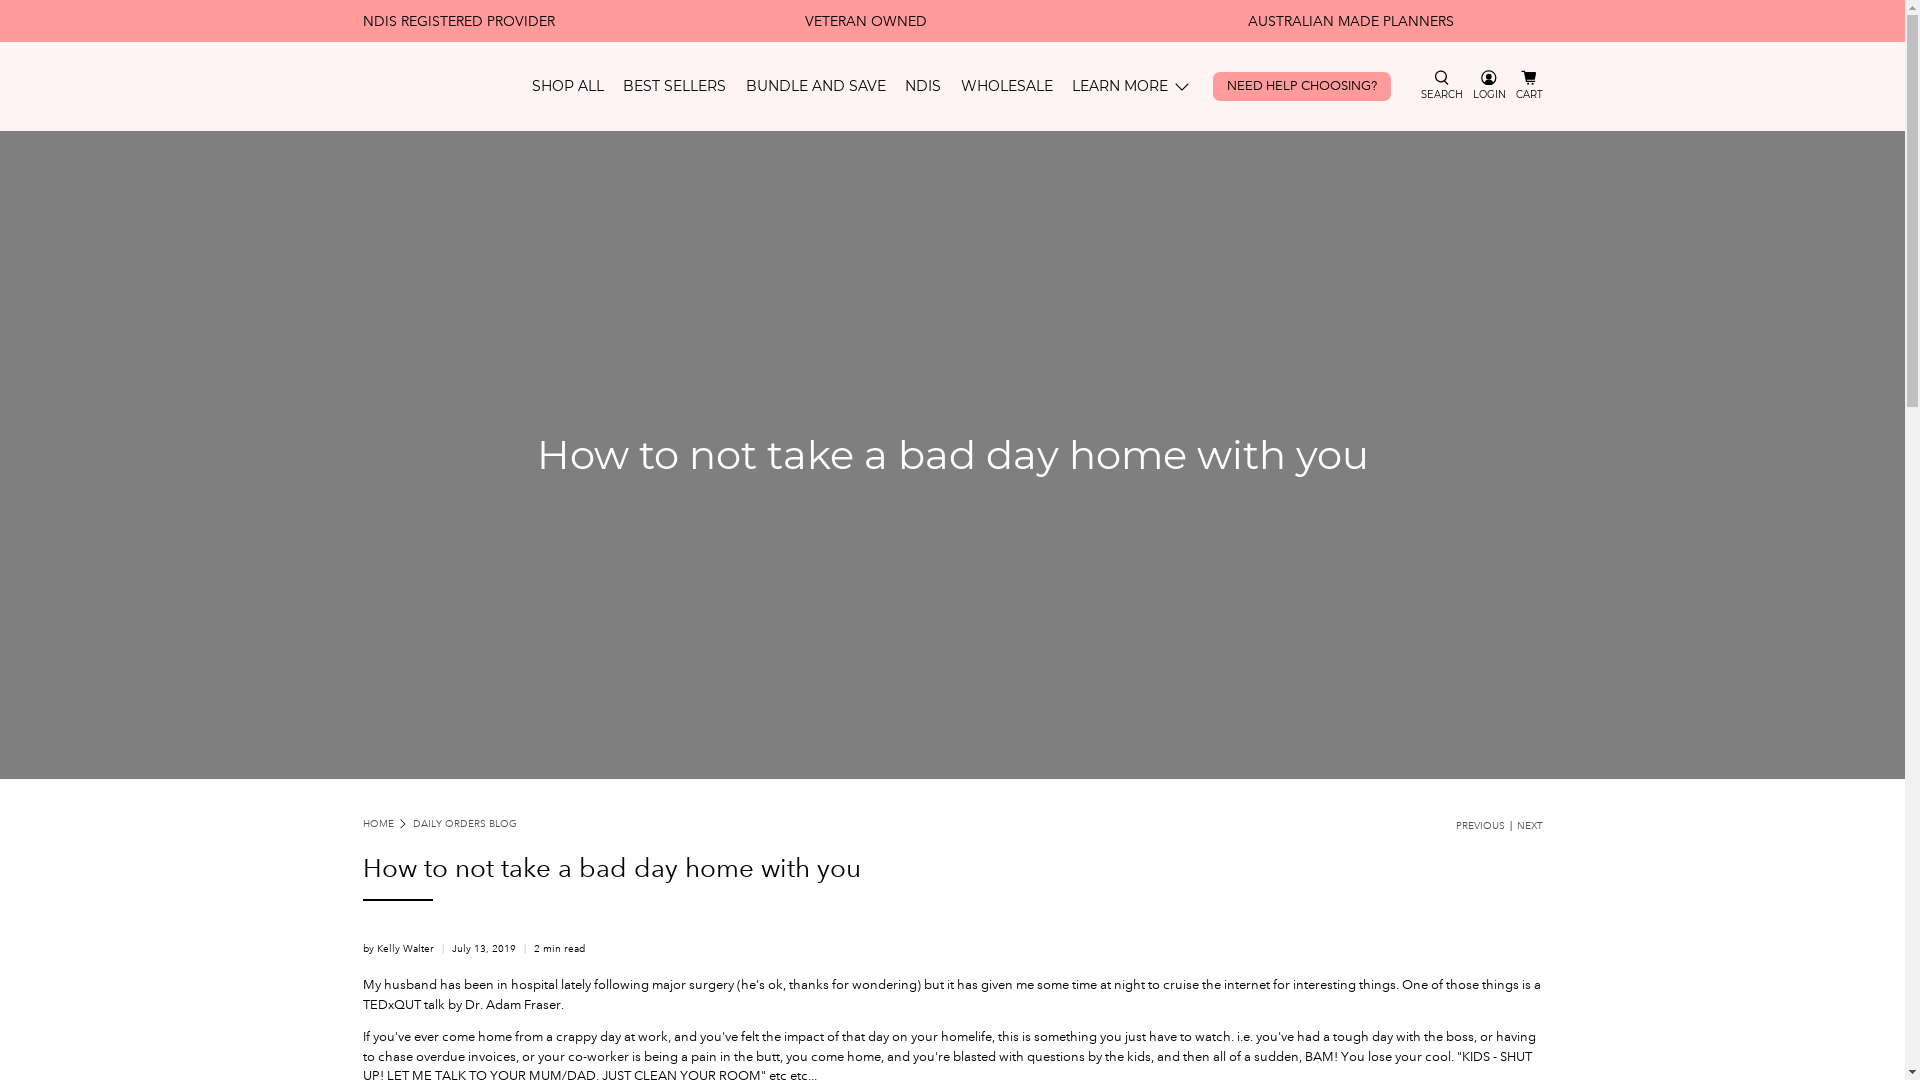 Image resolution: width=1920 pixels, height=1080 pixels. What do you see at coordinates (397, 947) in the screenshot?
I see `'by Kelly Walter'` at bounding box center [397, 947].